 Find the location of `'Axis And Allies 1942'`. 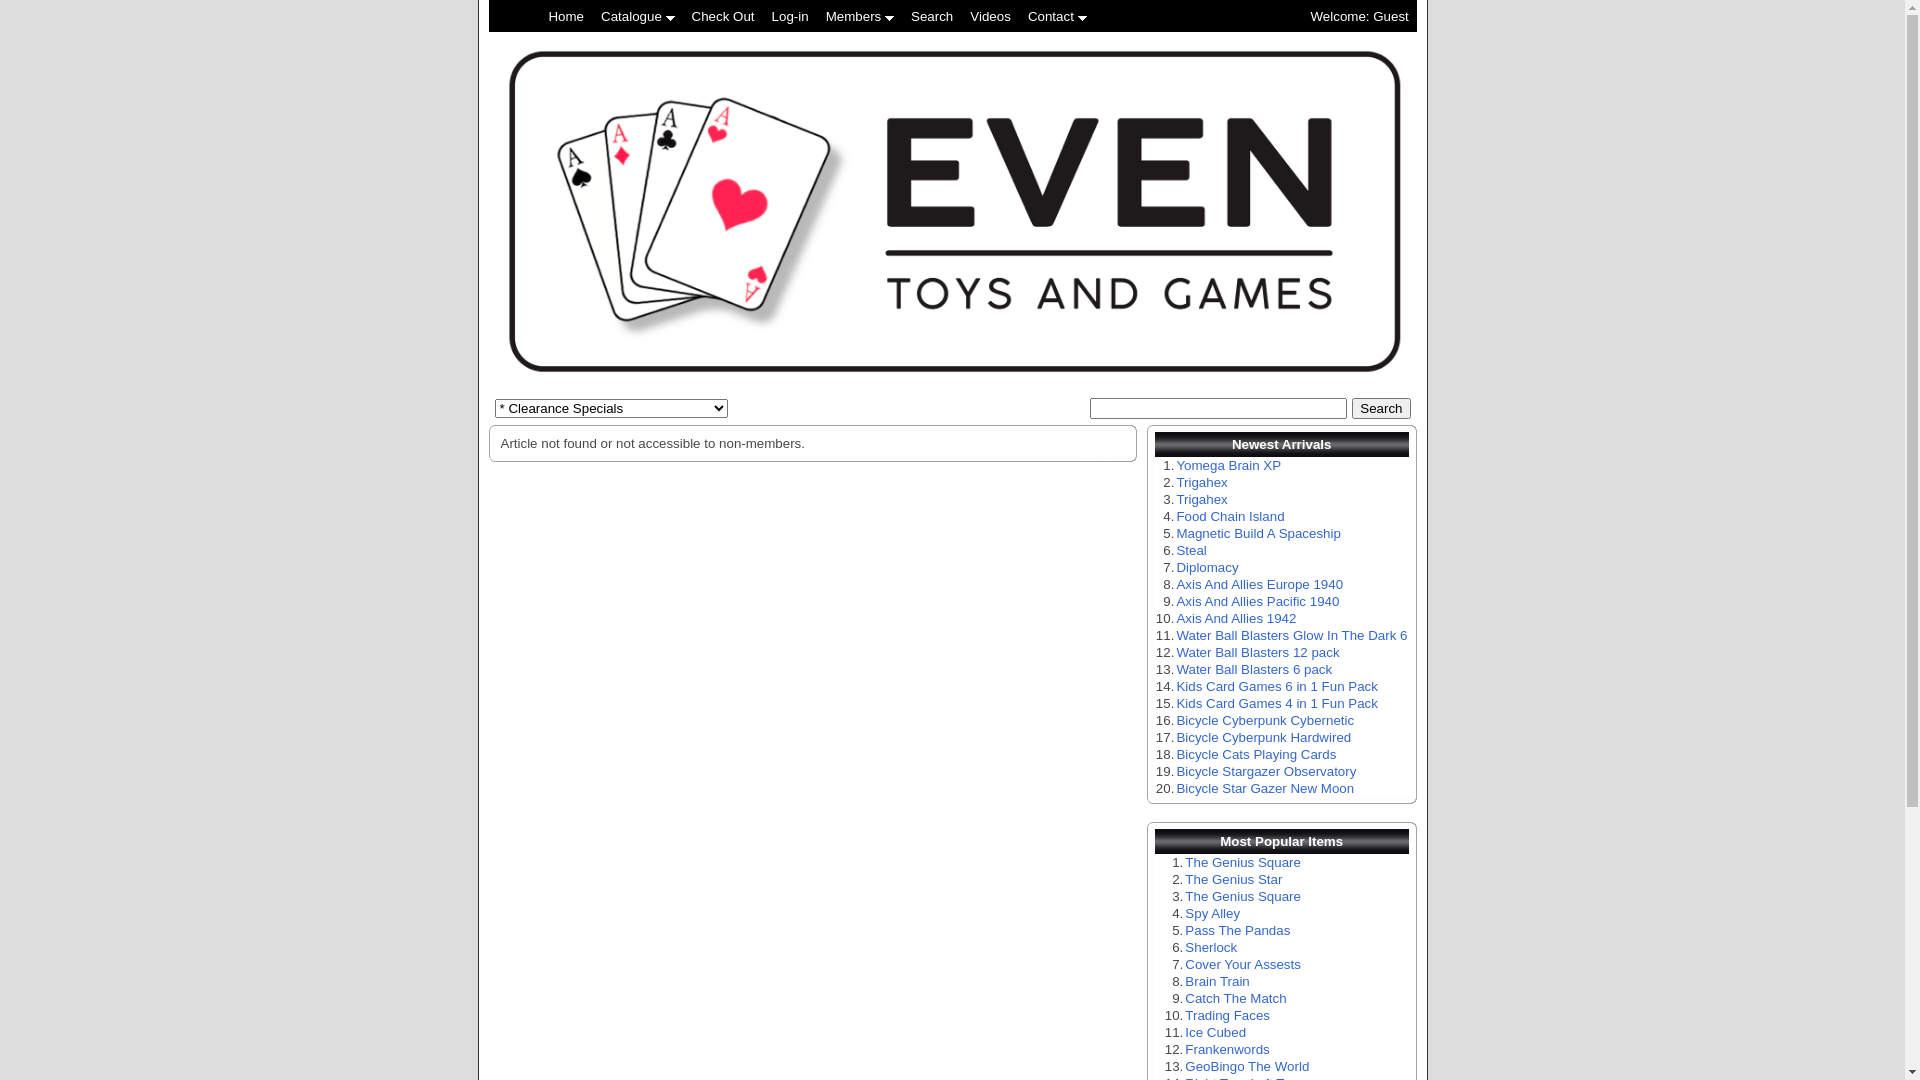

'Axis And Allies 1942' is located at coordinates (1235, 617).